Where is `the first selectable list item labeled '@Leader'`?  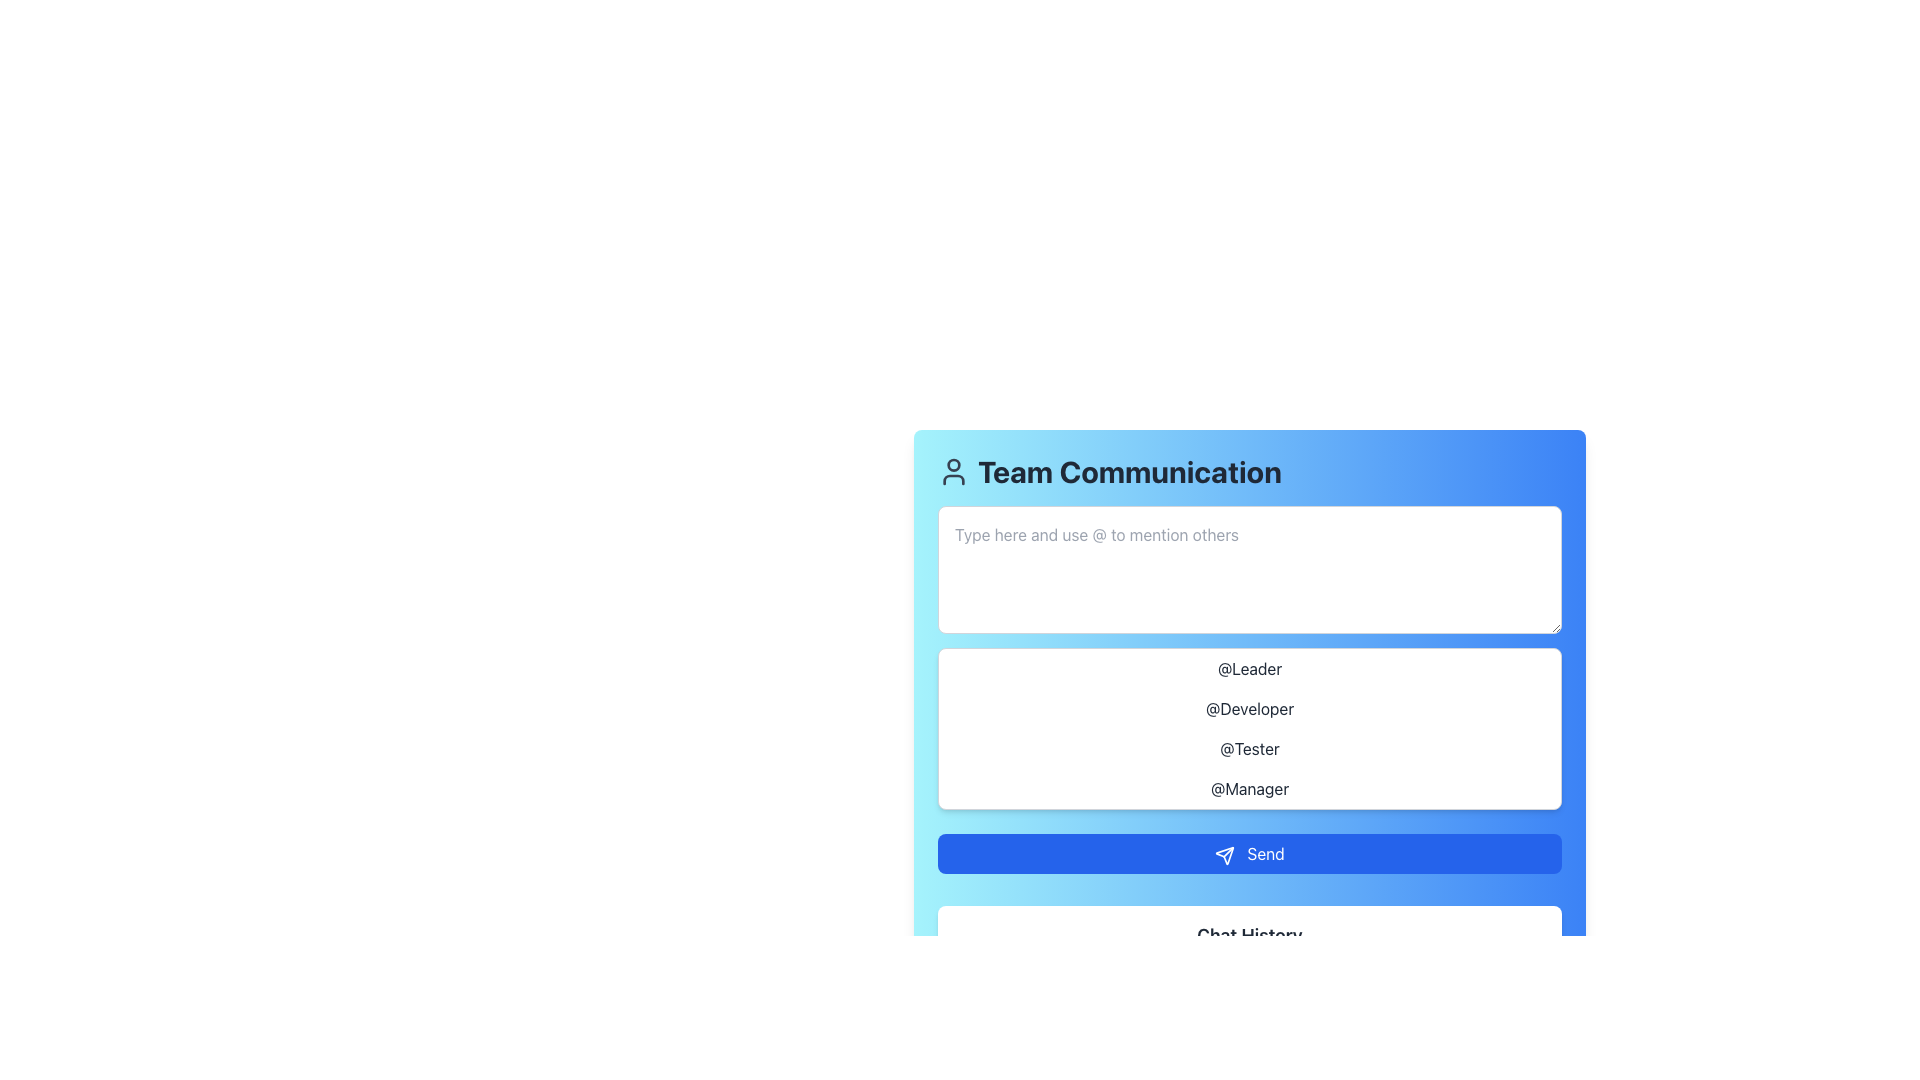
the first selectable list item labeled '@Leader' is located at coordinates (1248, 668).